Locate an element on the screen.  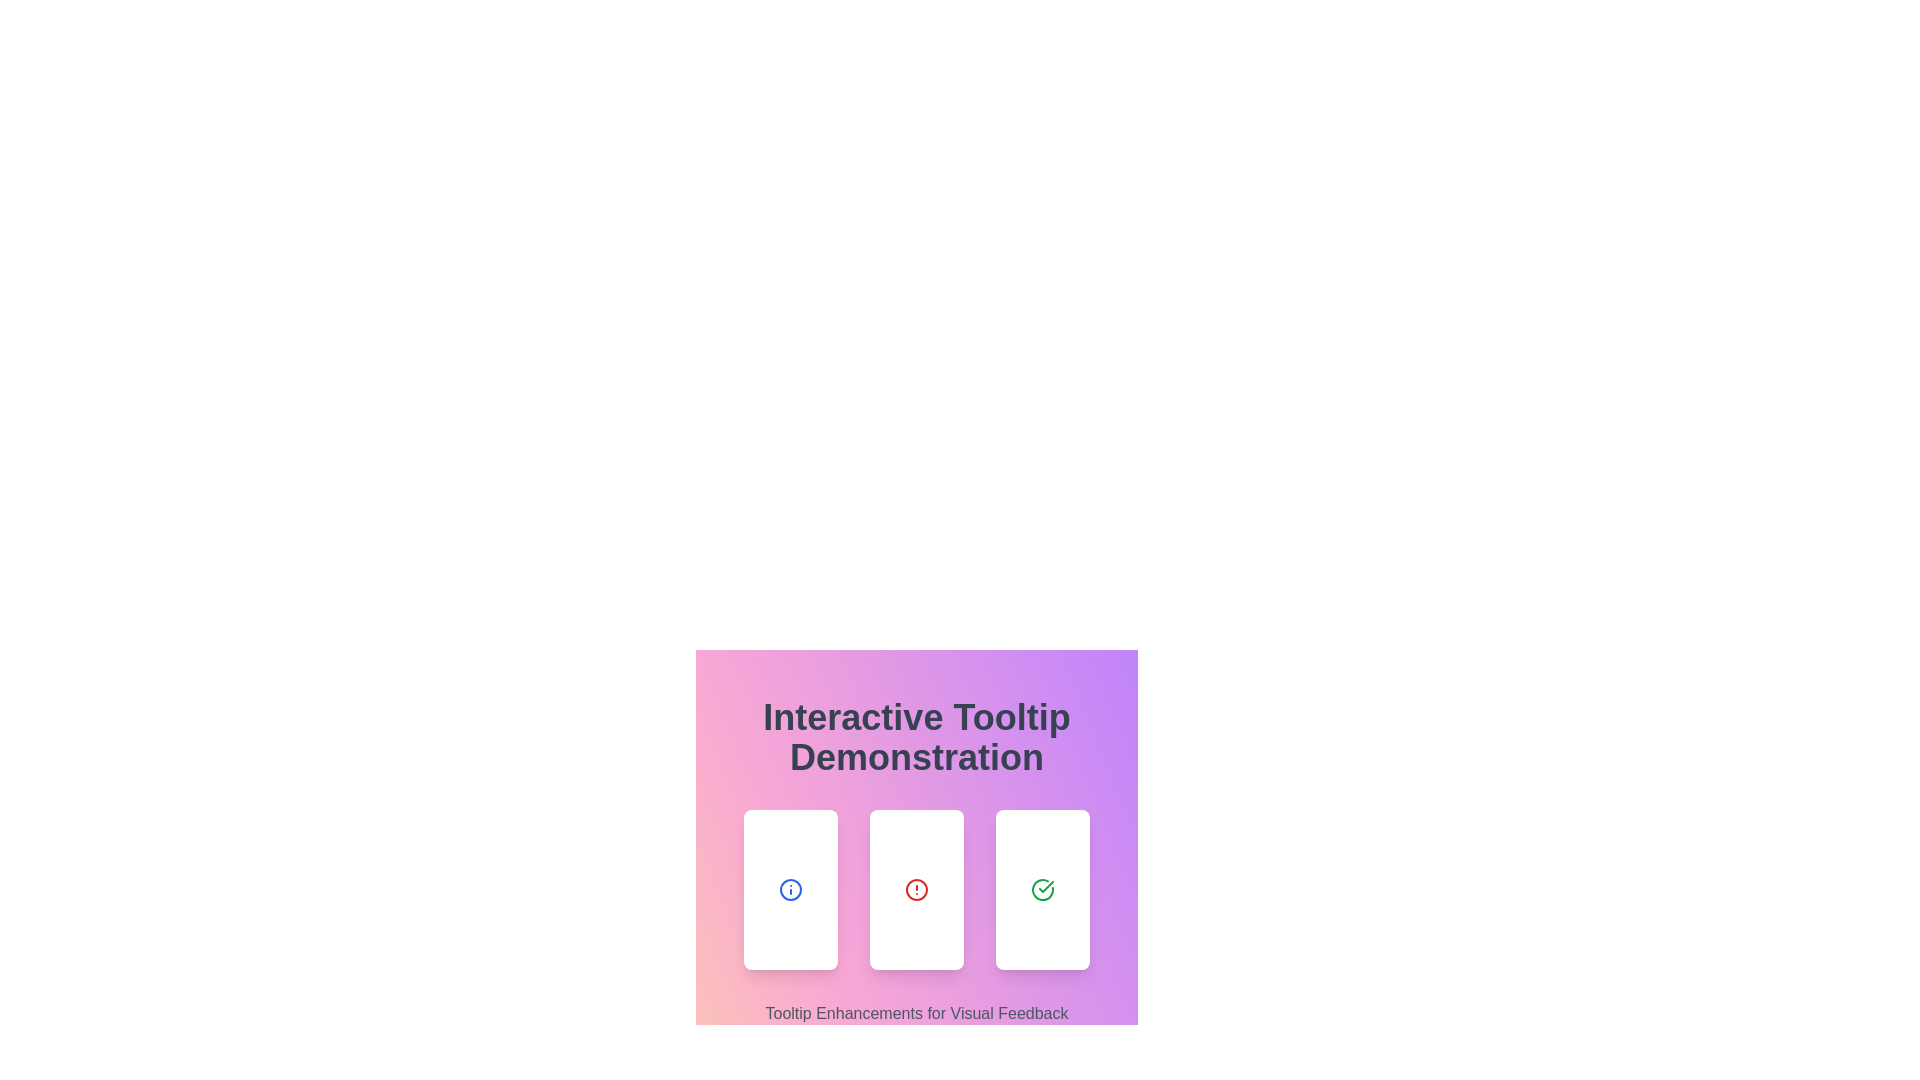
prominent heading text 'Interactive Tooltip Demonstration' to understand the context of the interface is located at coordinates (915, 737).